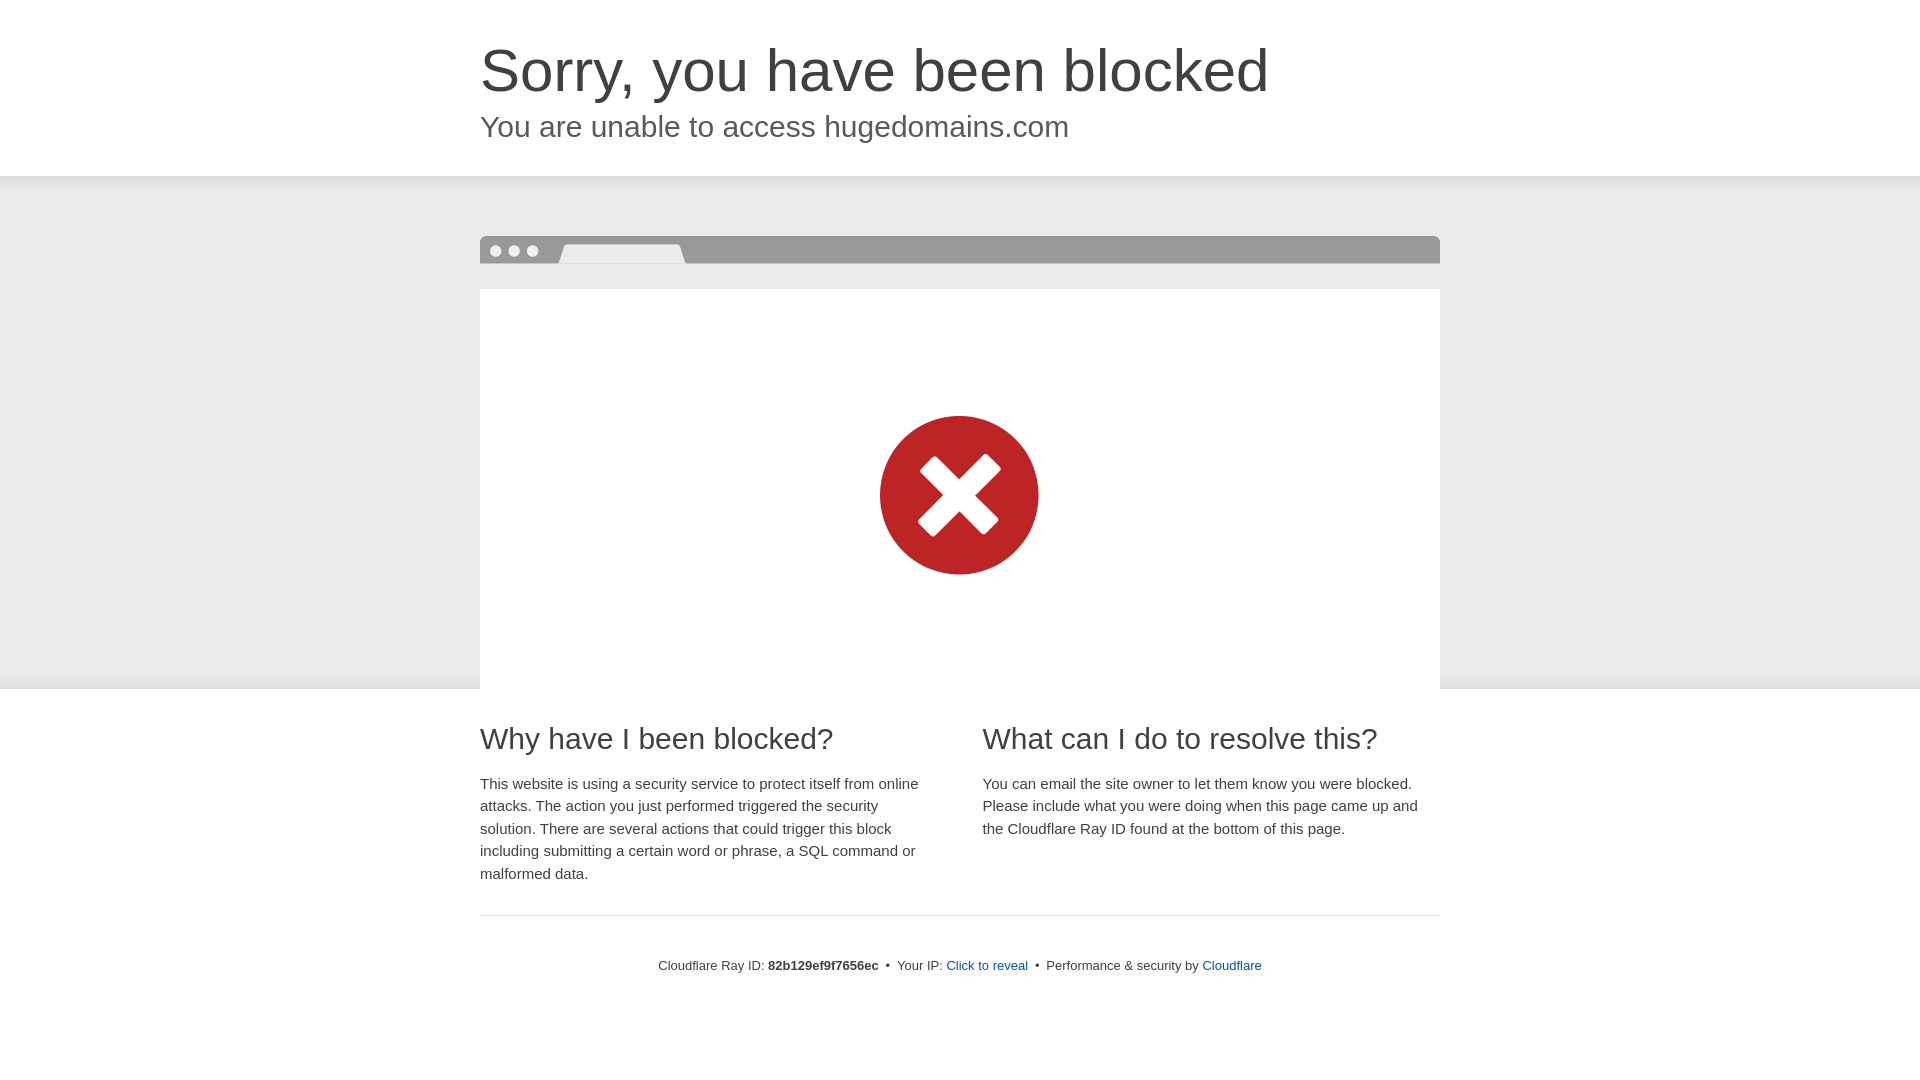 This screenshot has height=1080, width=1920. What do you see at coordinates (1230, 964) in the screenshot?
I see `'Cloudflare'` at bounding box center [1230, 964].